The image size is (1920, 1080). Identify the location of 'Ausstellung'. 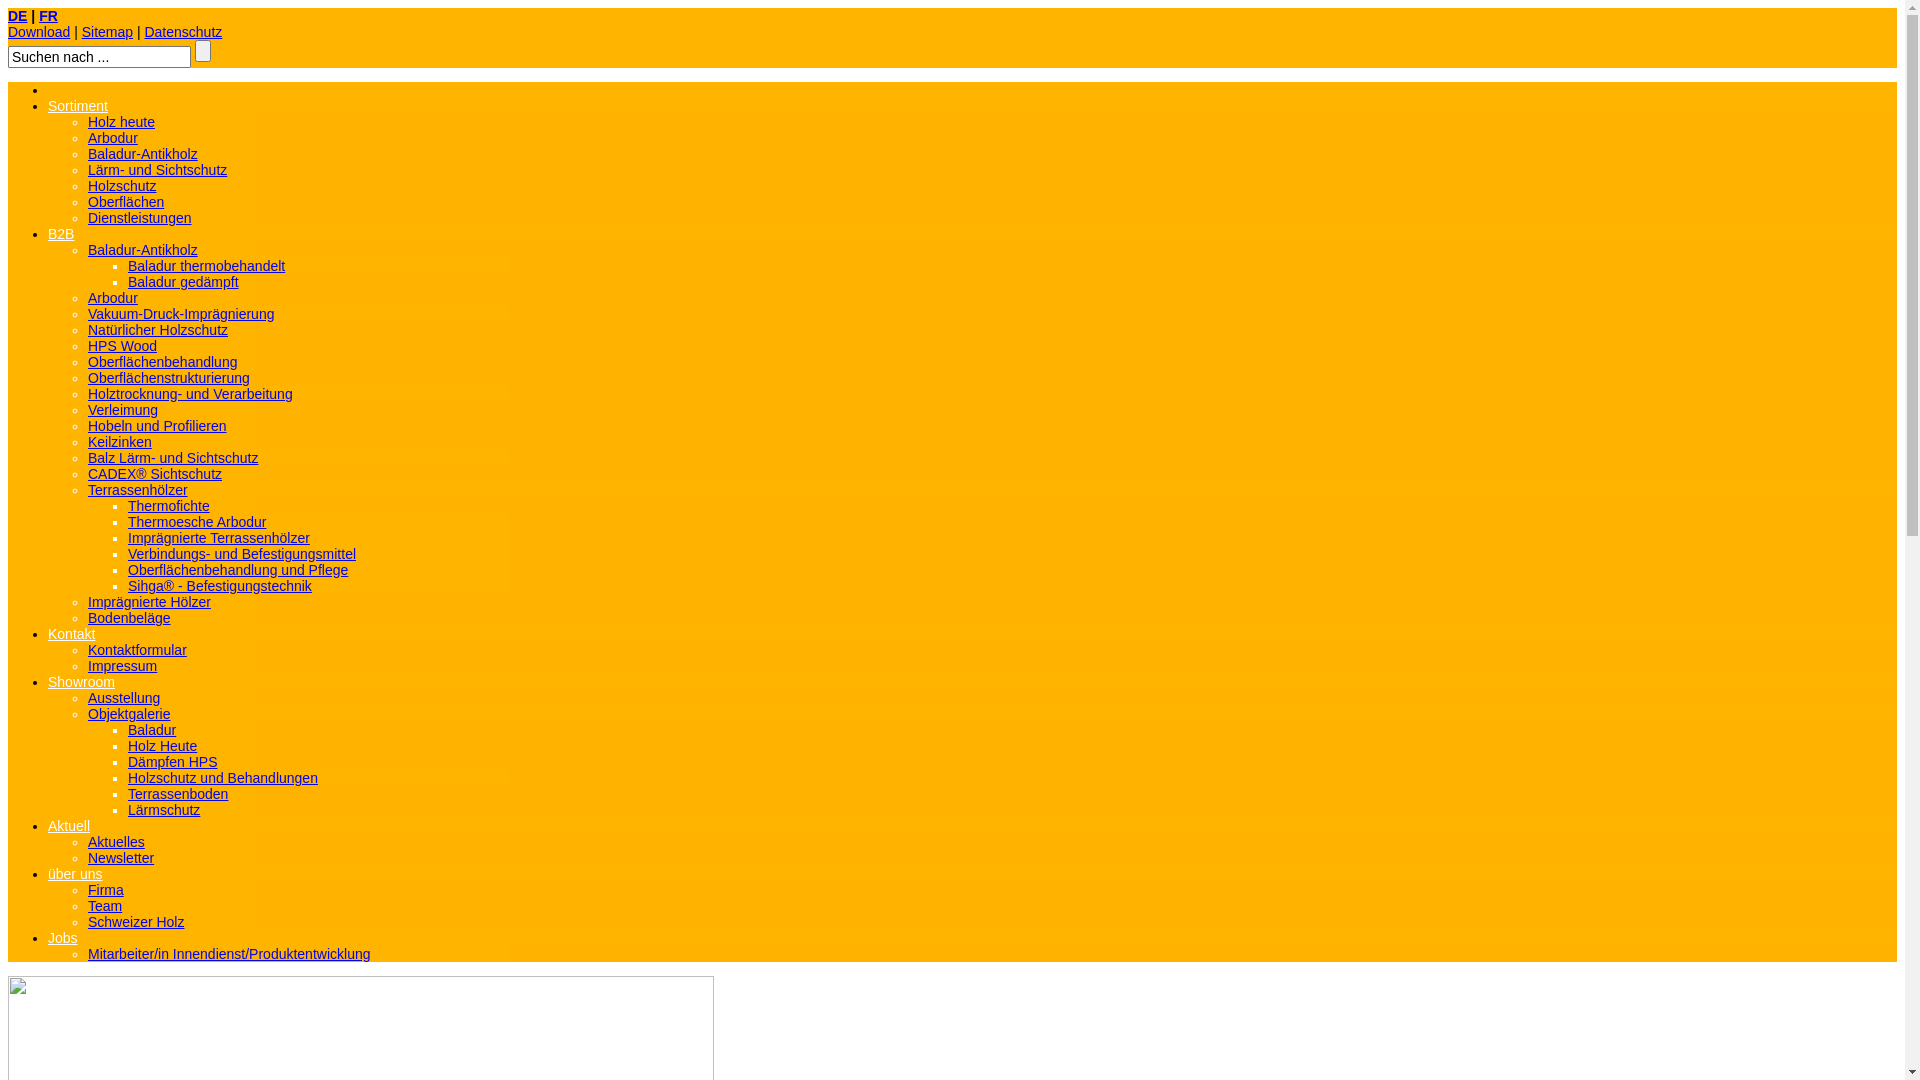
(123, 697).